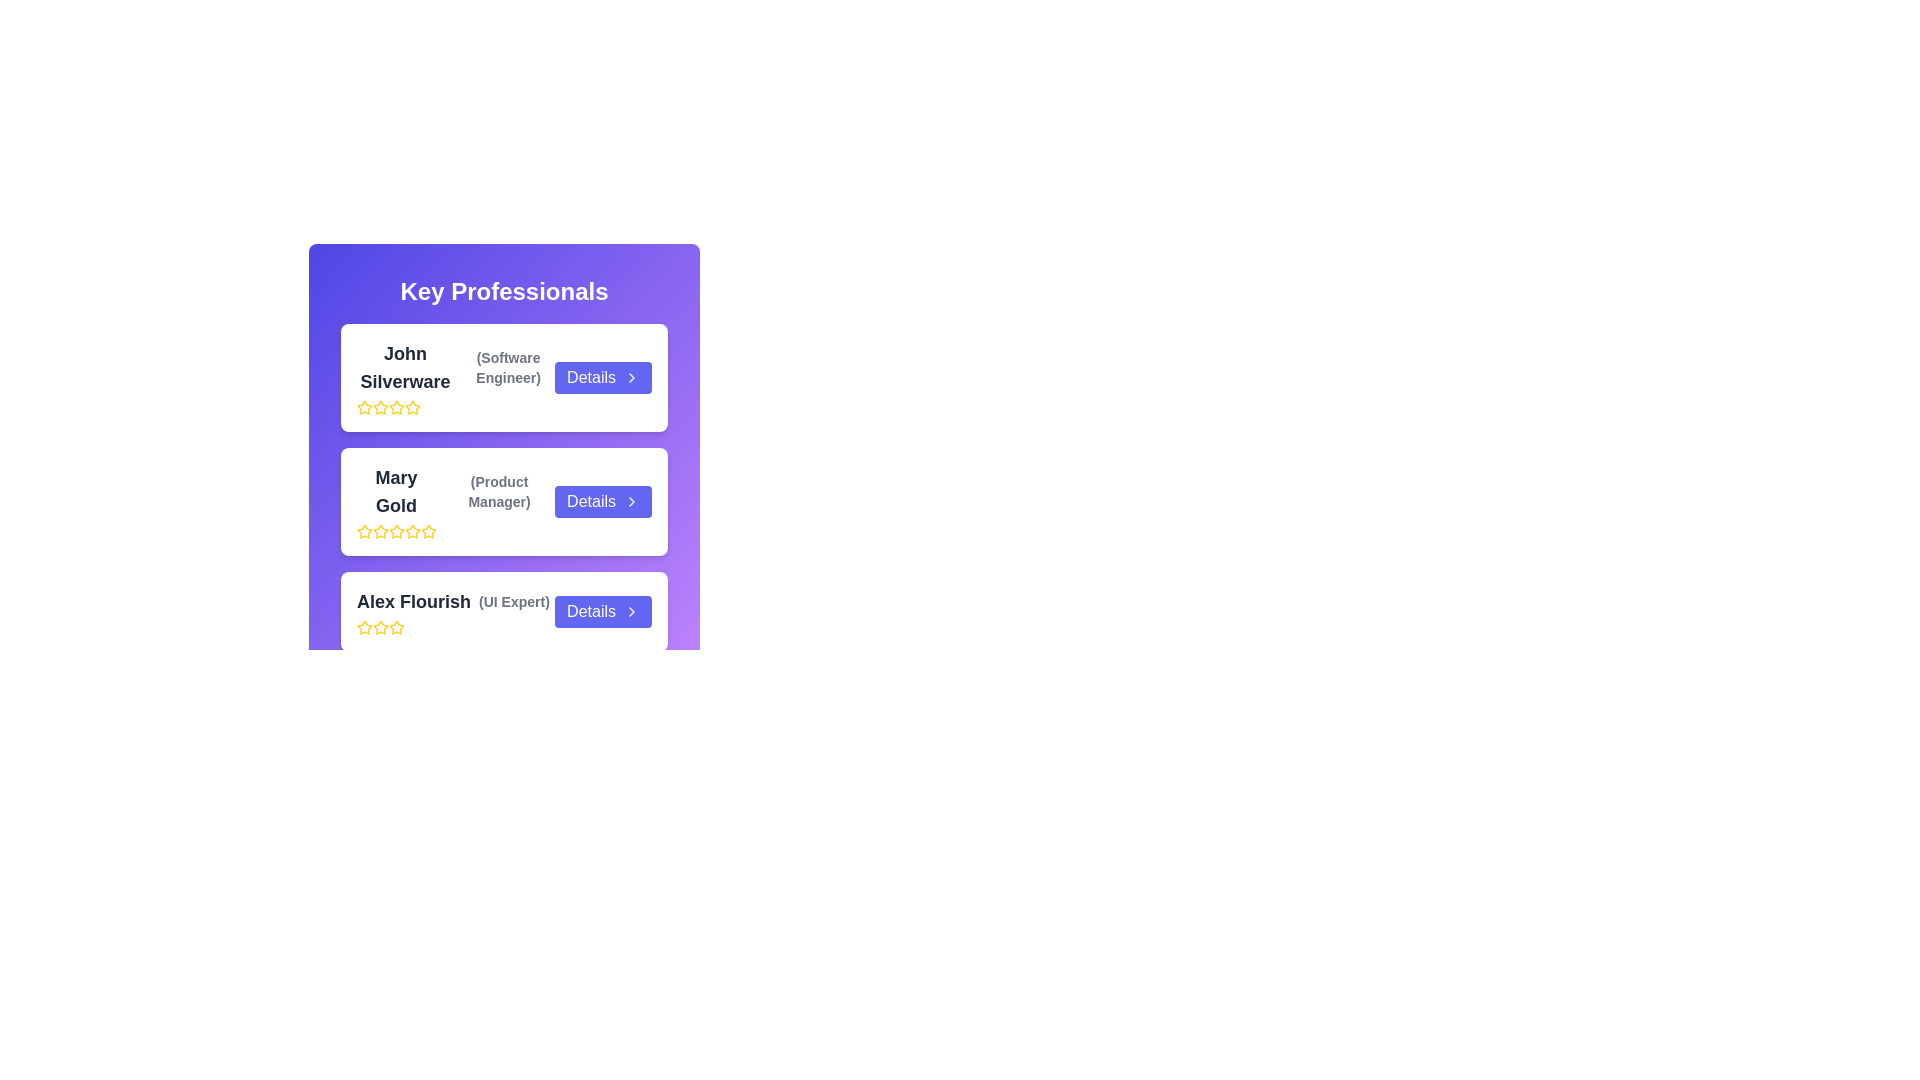  I want to click on 'Details' button for the contact named Mary Gold, so click(602, 500).